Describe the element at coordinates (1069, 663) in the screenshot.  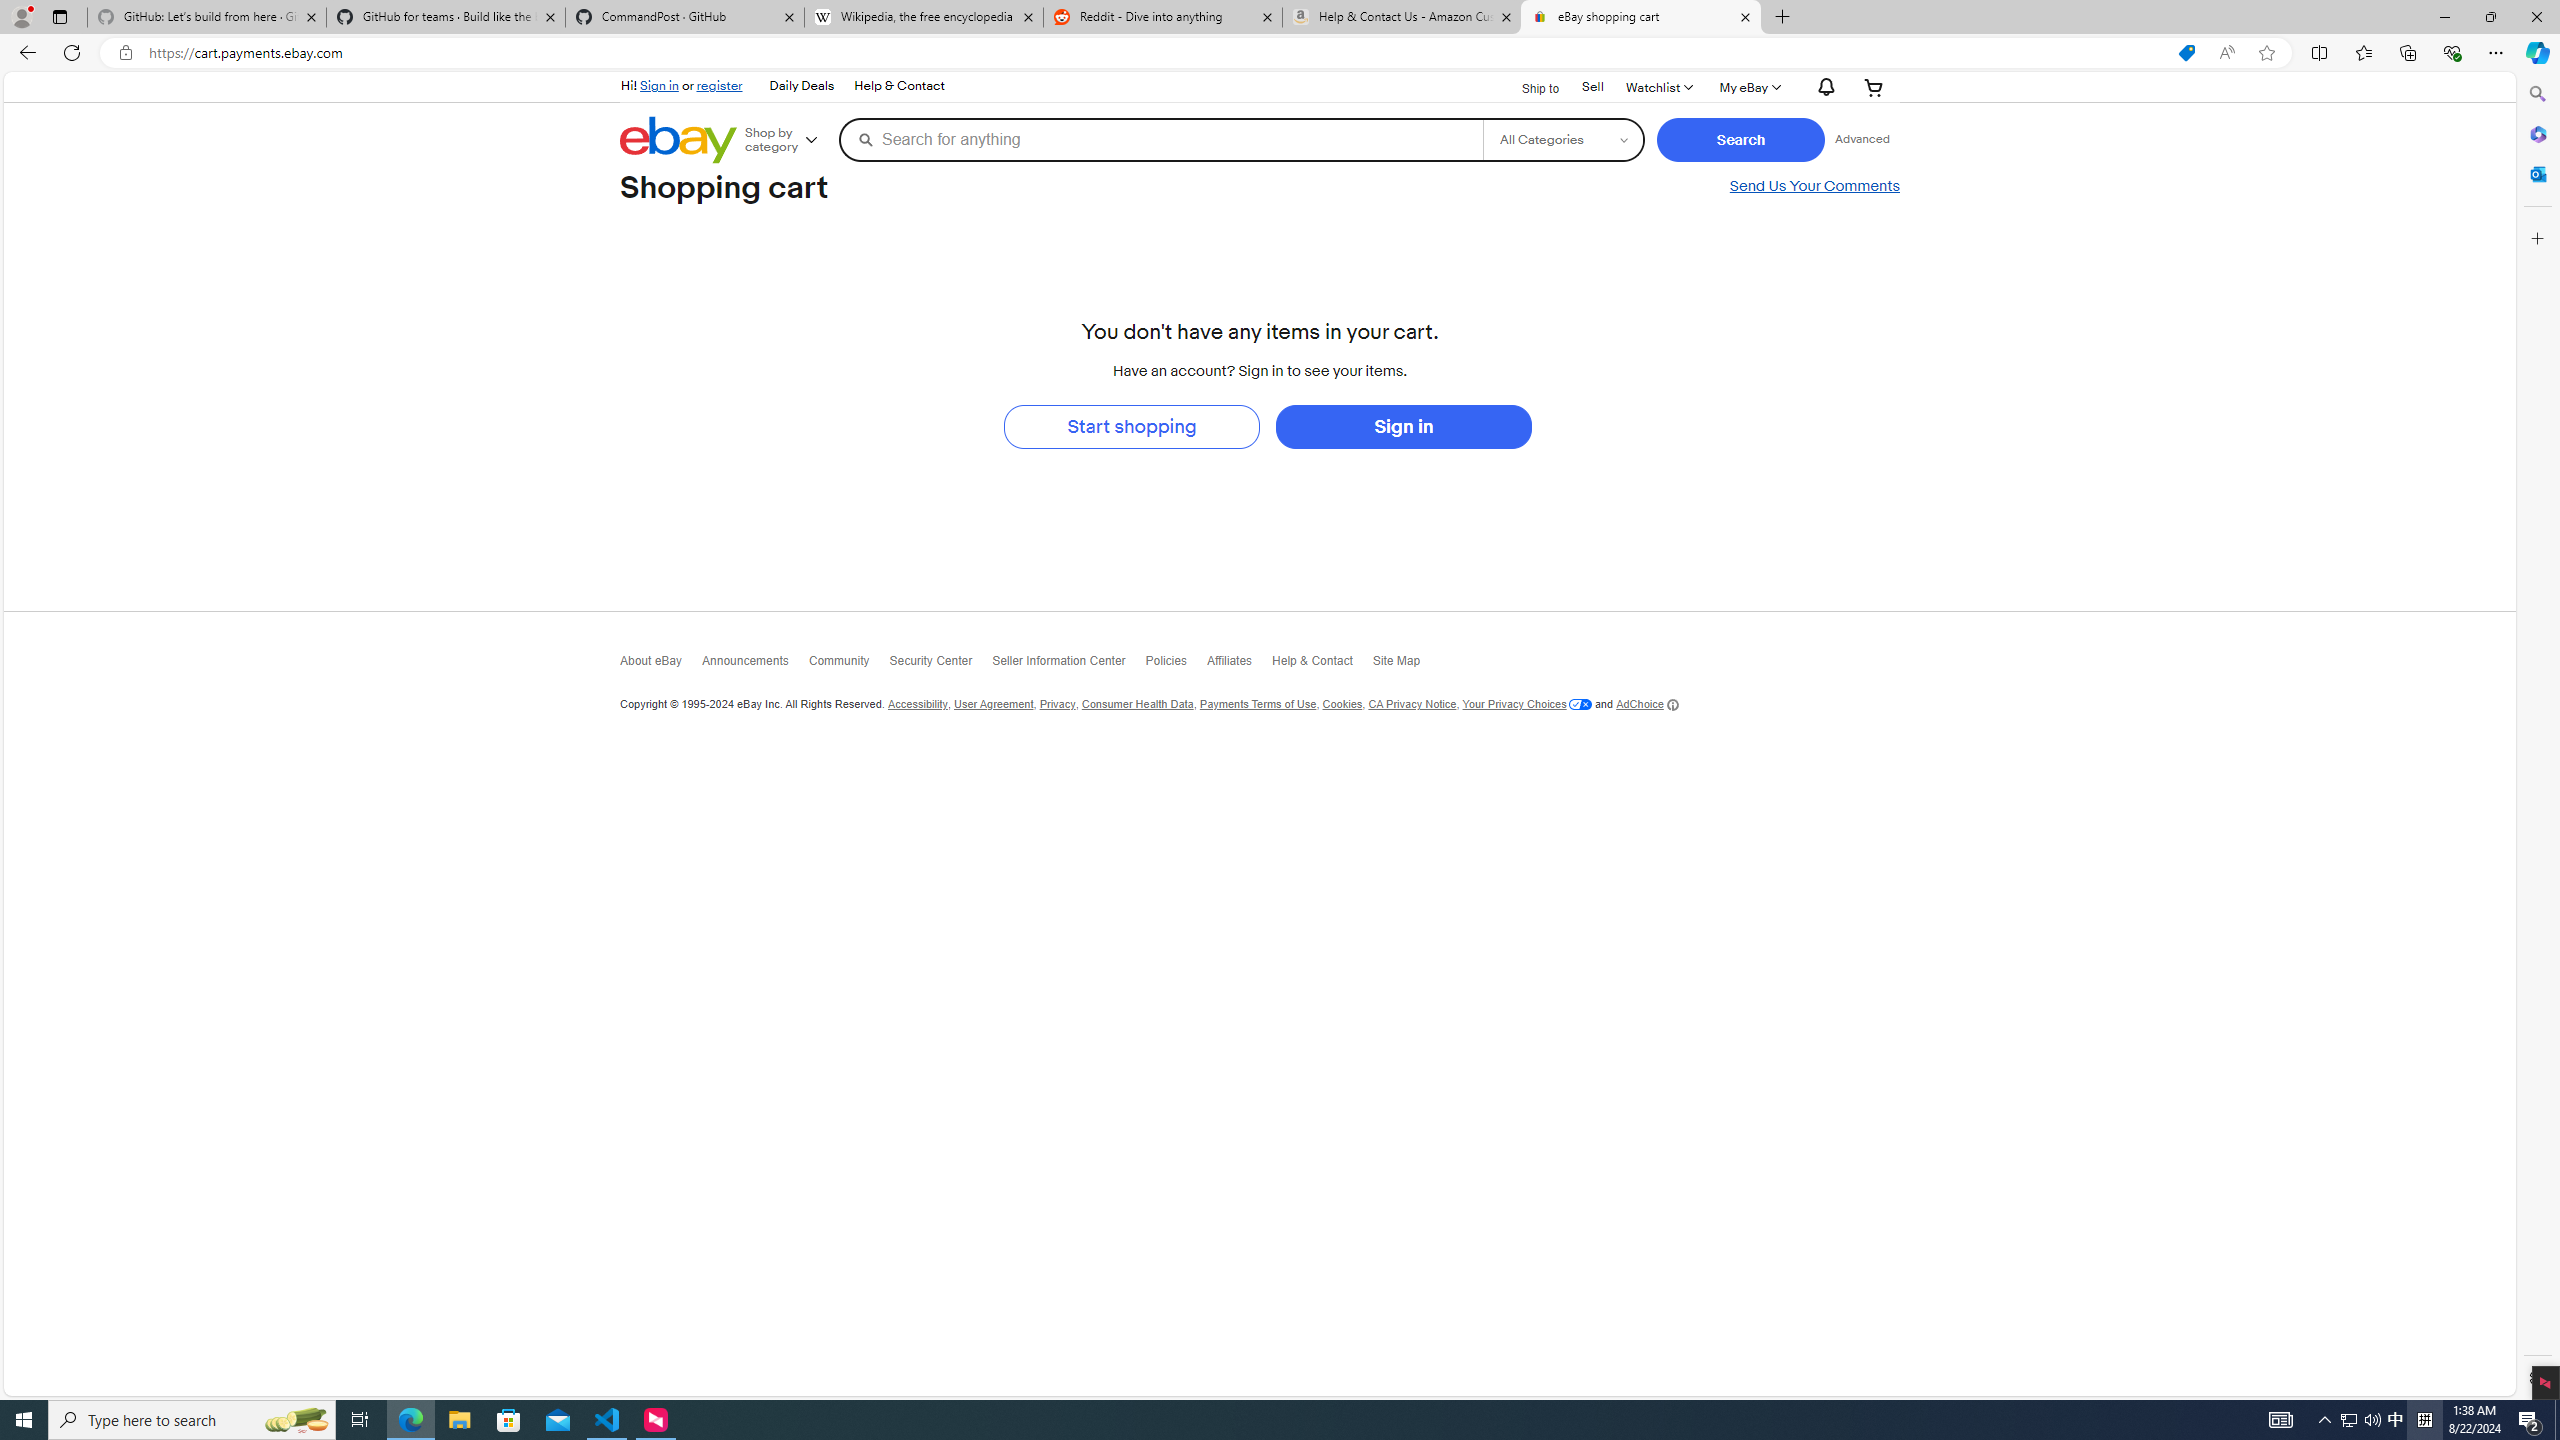
I see `'Seller Information Center'` at that location.